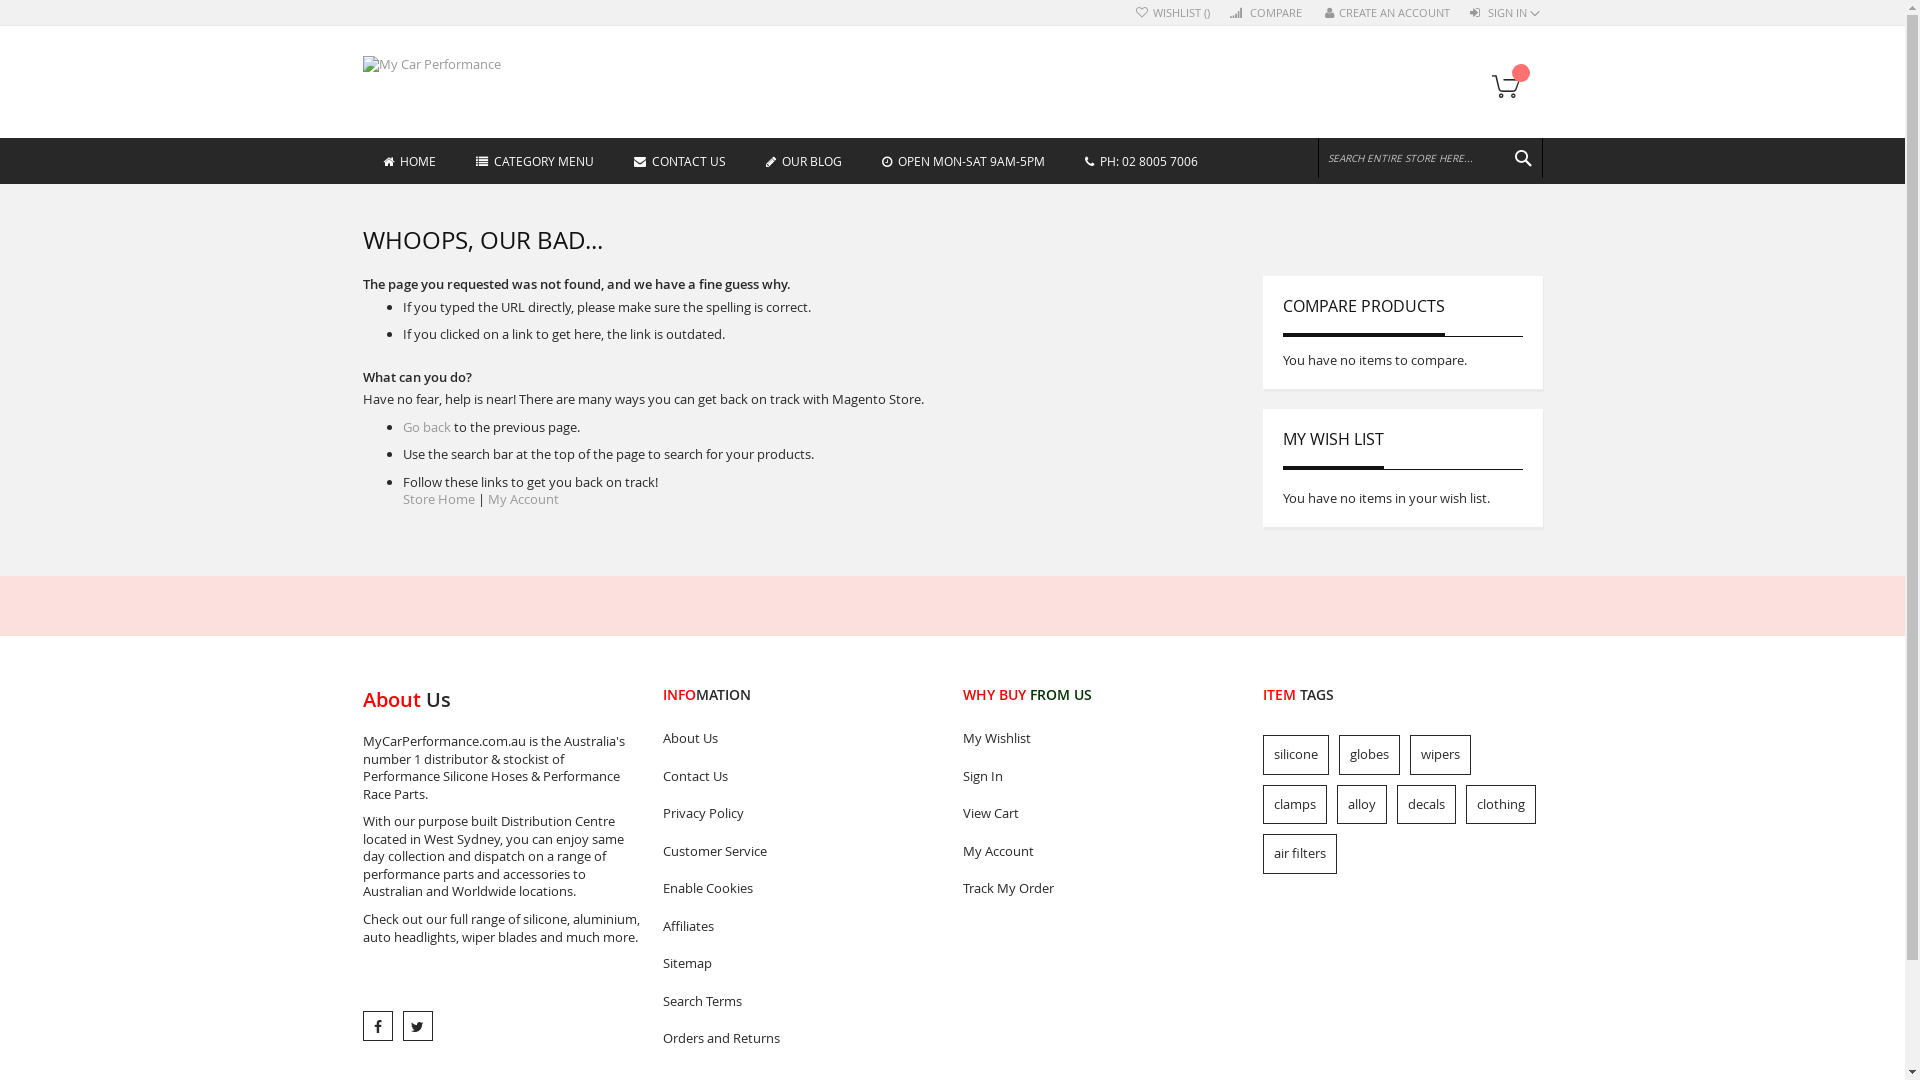 The width and height of the screenshot is (1920, 1080). Describe the element at coordinates (1172, 13) in the screenshot. I see `'WISHLIST'` at that location.